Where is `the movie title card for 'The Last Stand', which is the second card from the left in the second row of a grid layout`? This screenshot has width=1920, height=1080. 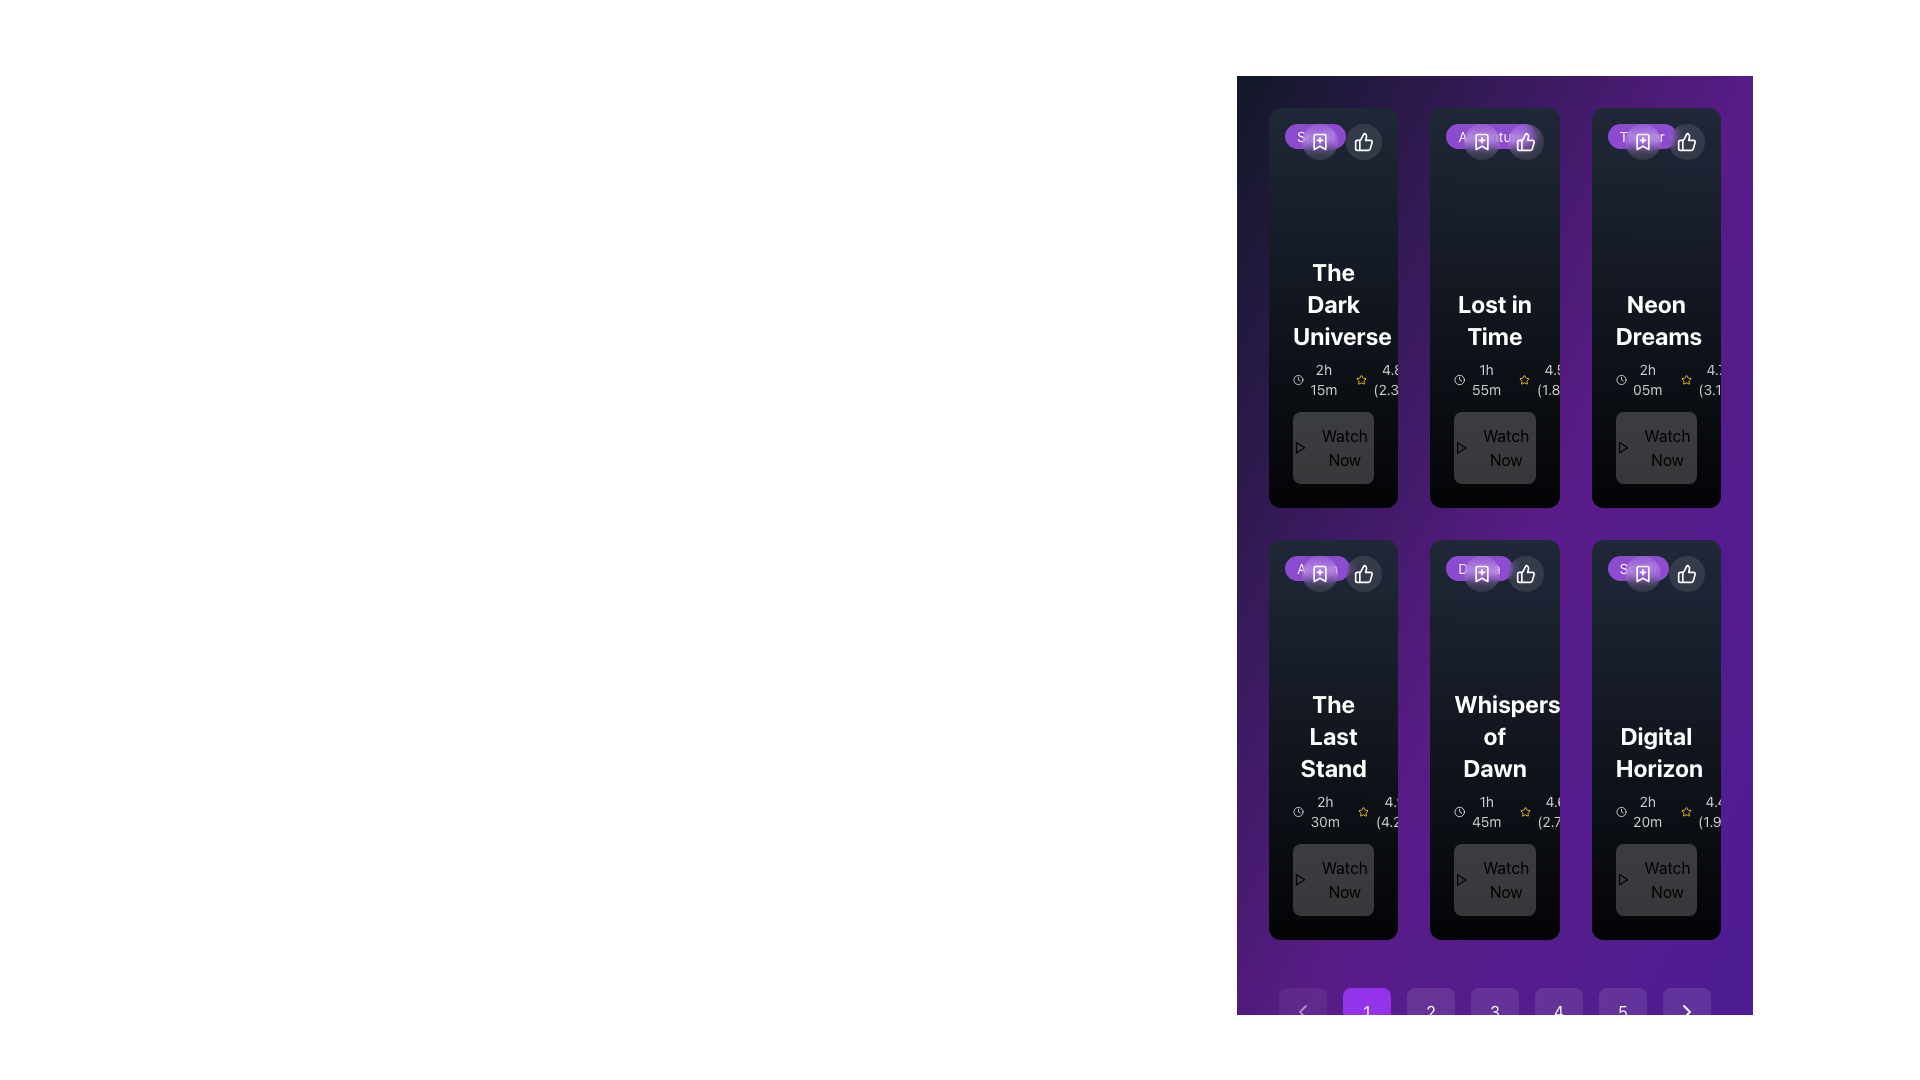
the movie title card for 'The Last Stand', which is the second card from the left in the second row of a grid layout is located at coordinates (1333, 801).